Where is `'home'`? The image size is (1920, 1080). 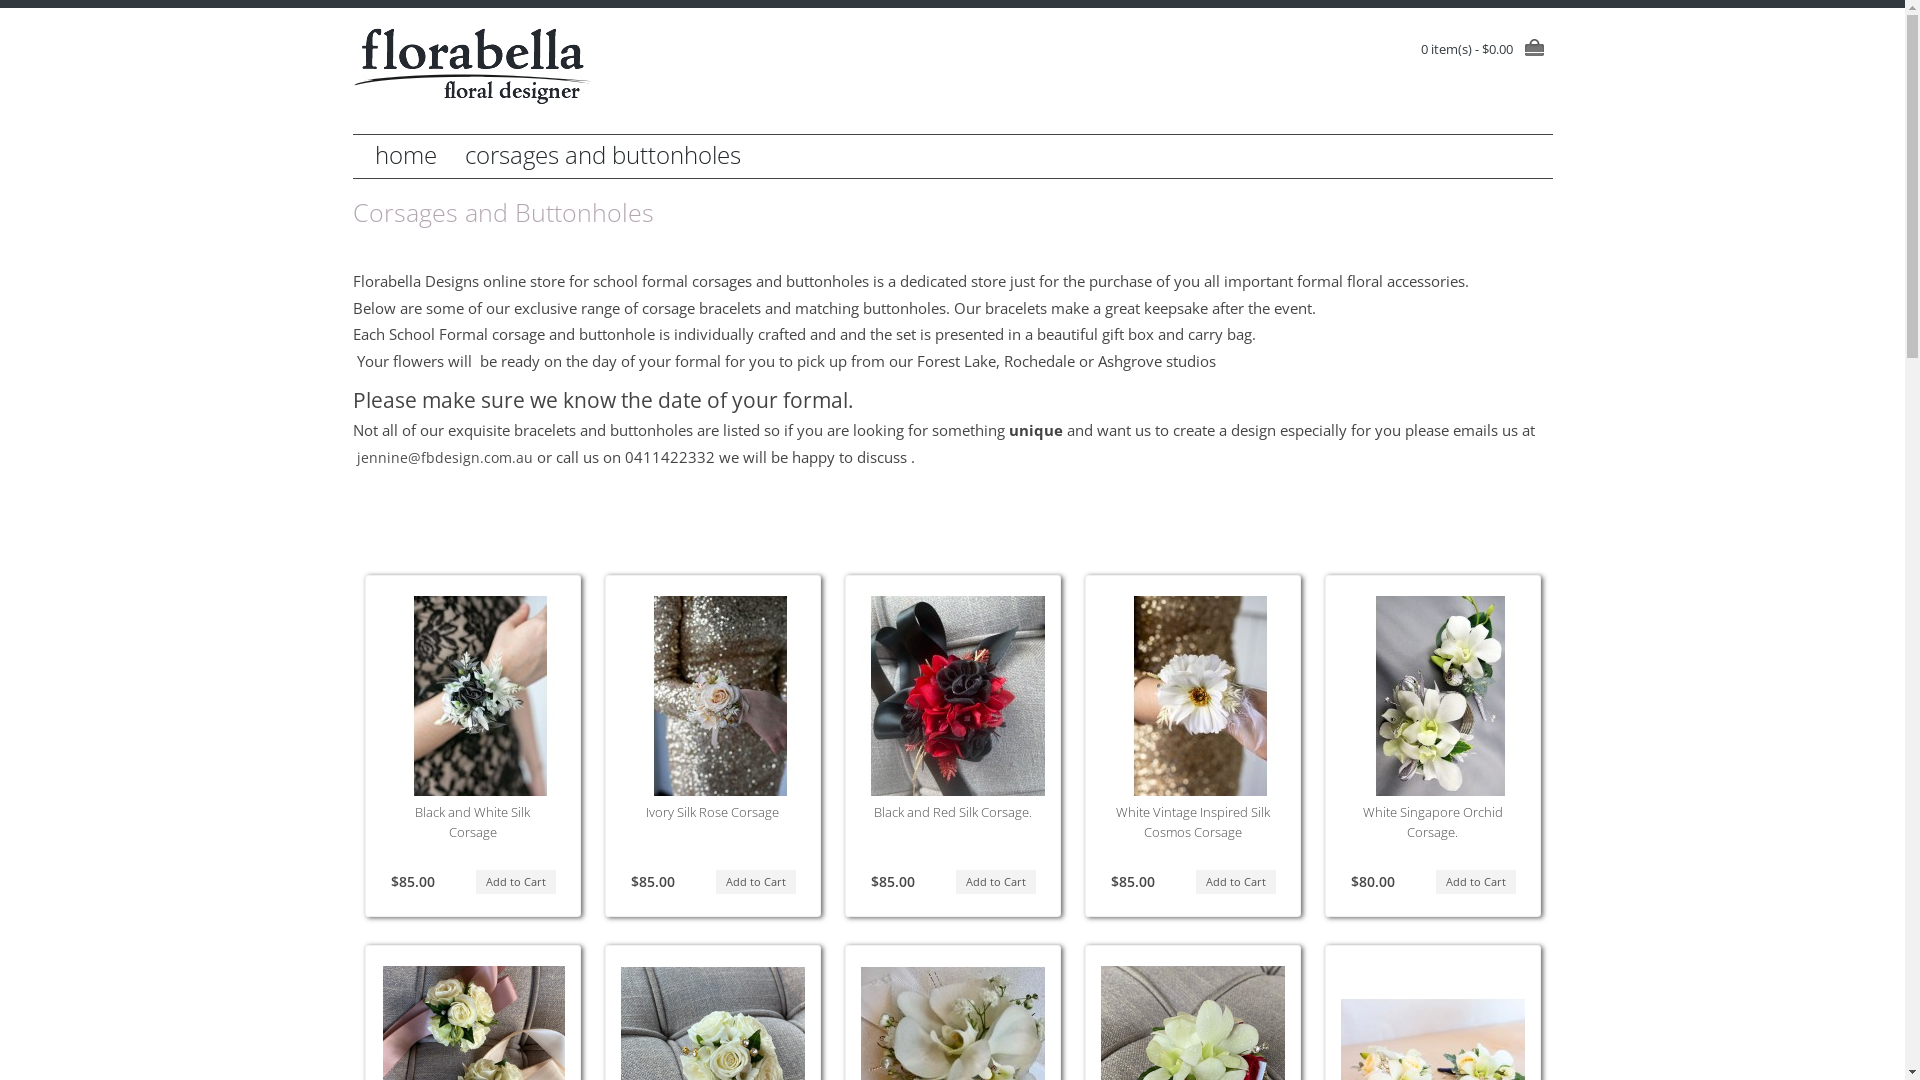 'home' is located at coordinates (403, 153).